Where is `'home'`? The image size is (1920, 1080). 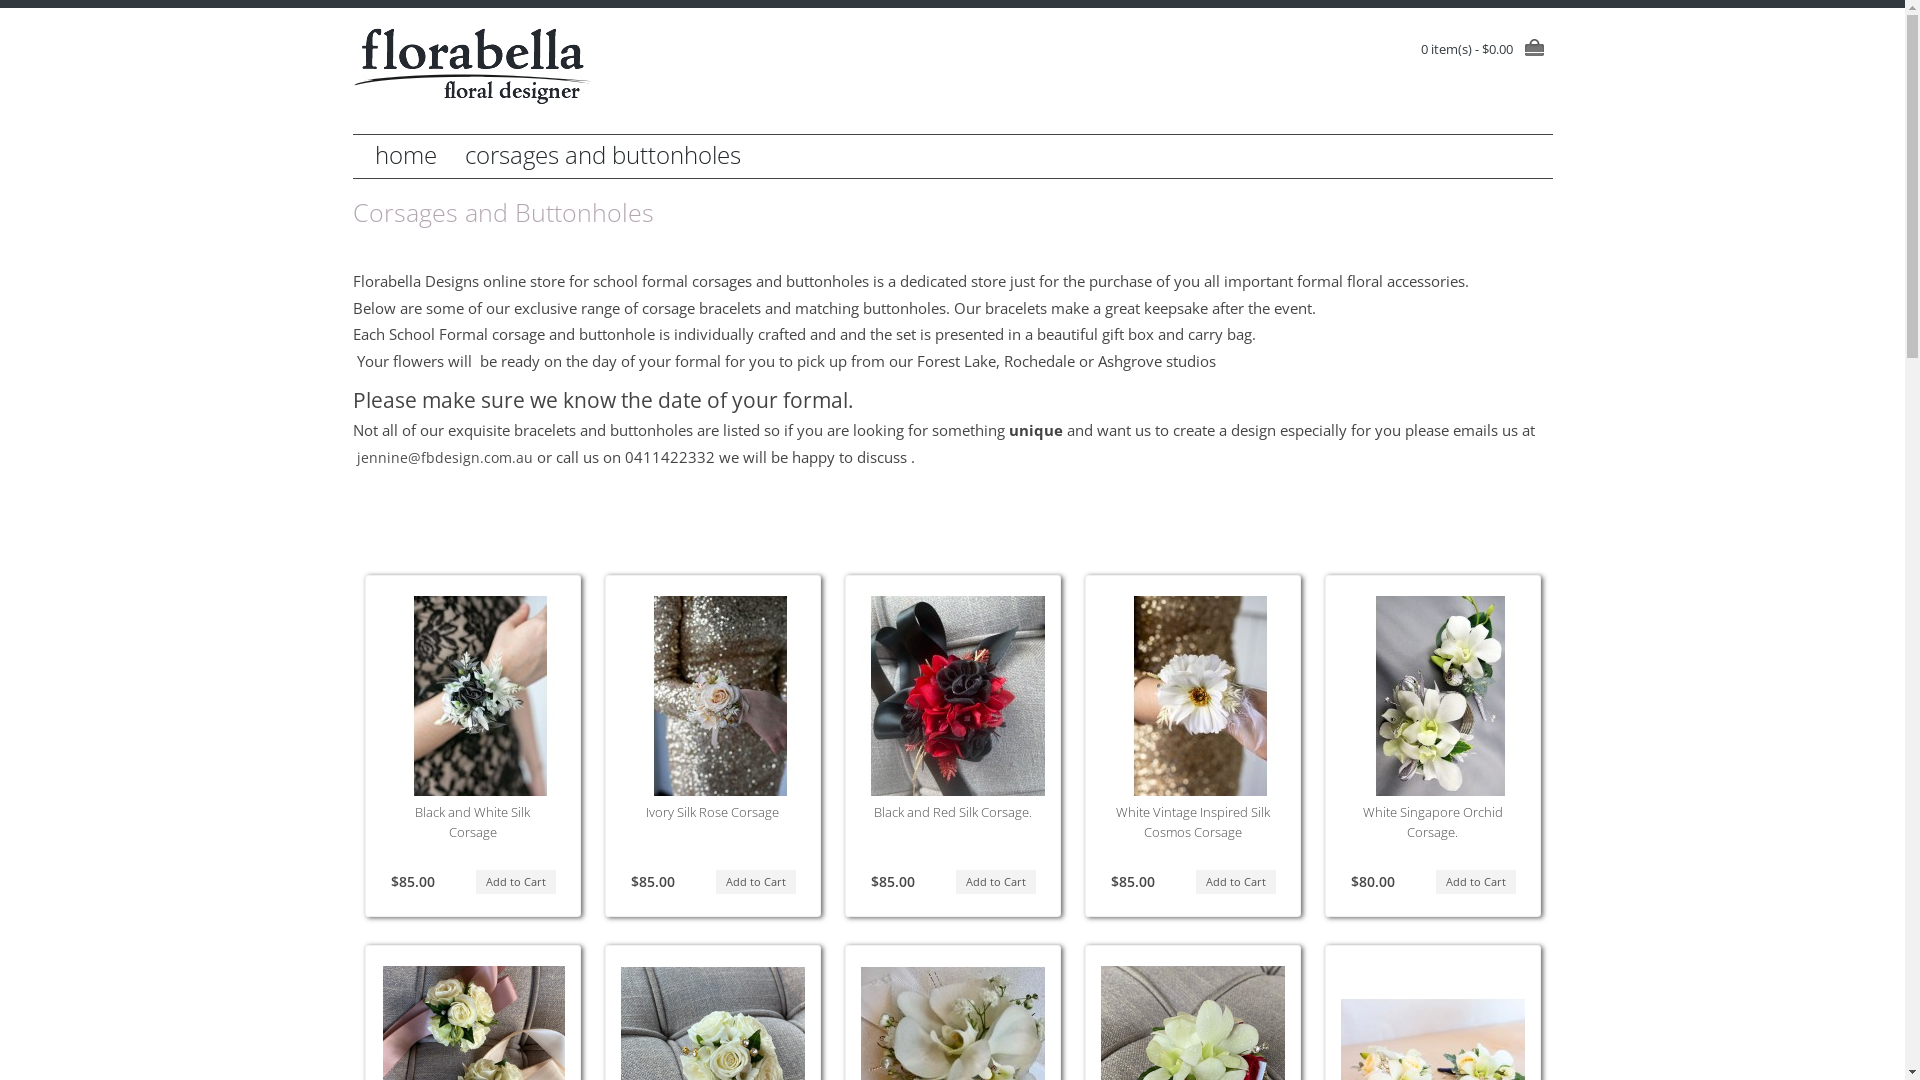 'home' is located at coordinates (403, 153).